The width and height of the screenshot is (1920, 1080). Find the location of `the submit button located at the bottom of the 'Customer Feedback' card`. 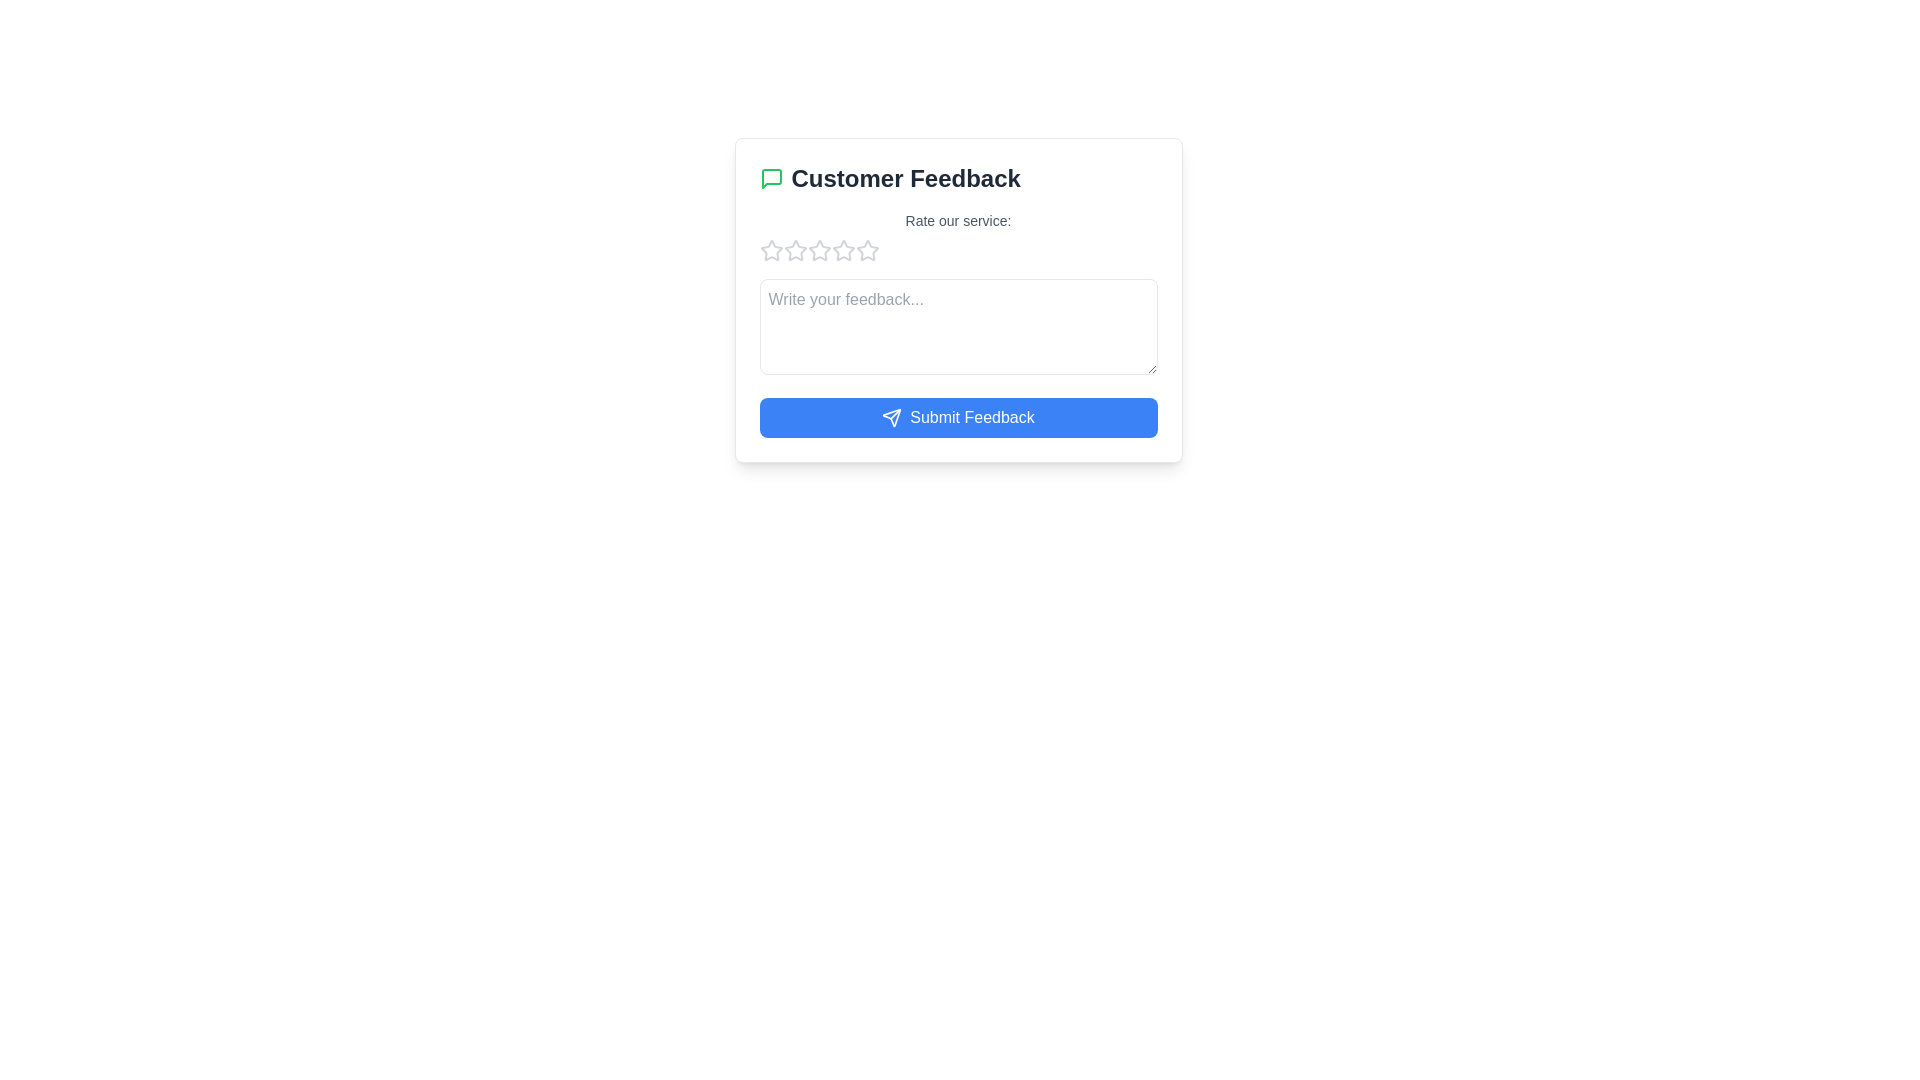

the submit button located at the bottom of the 'Customer Feedback' card is located at coordinates (957, 416).